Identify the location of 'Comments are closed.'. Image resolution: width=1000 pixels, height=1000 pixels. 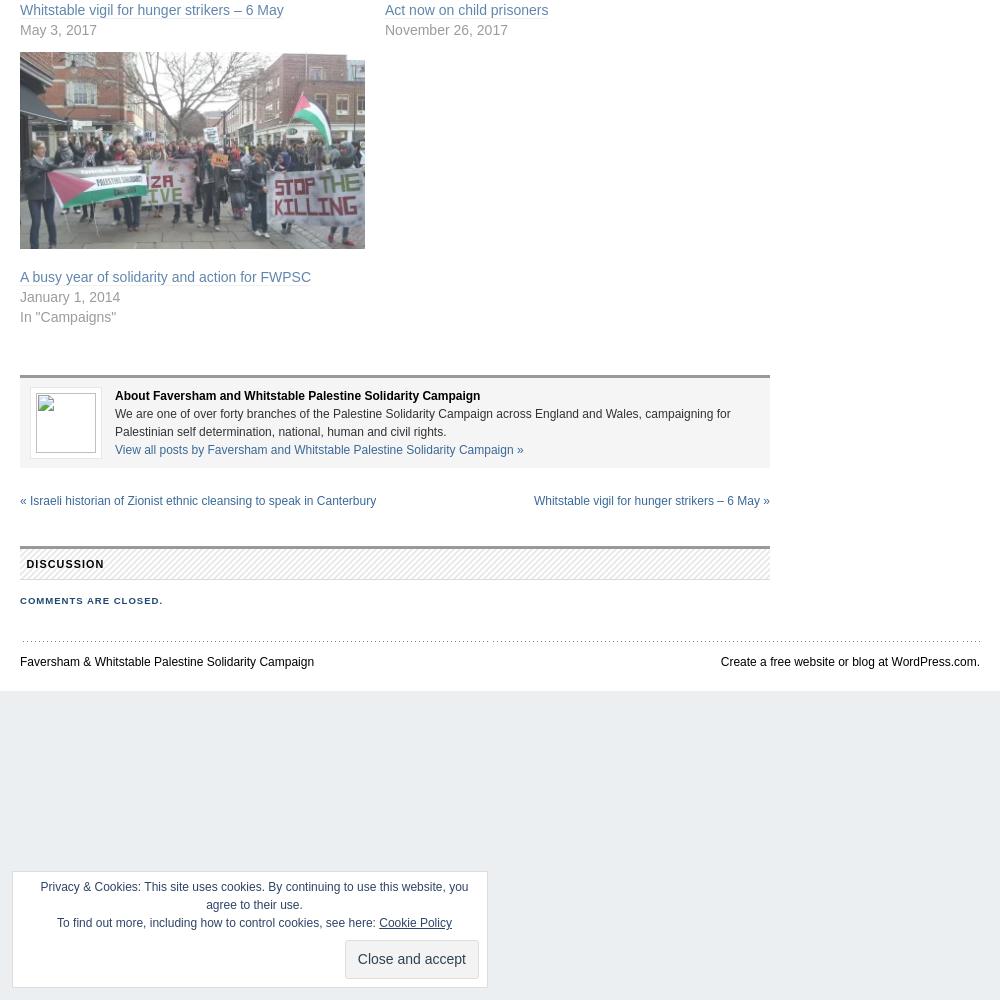
(90, 599).